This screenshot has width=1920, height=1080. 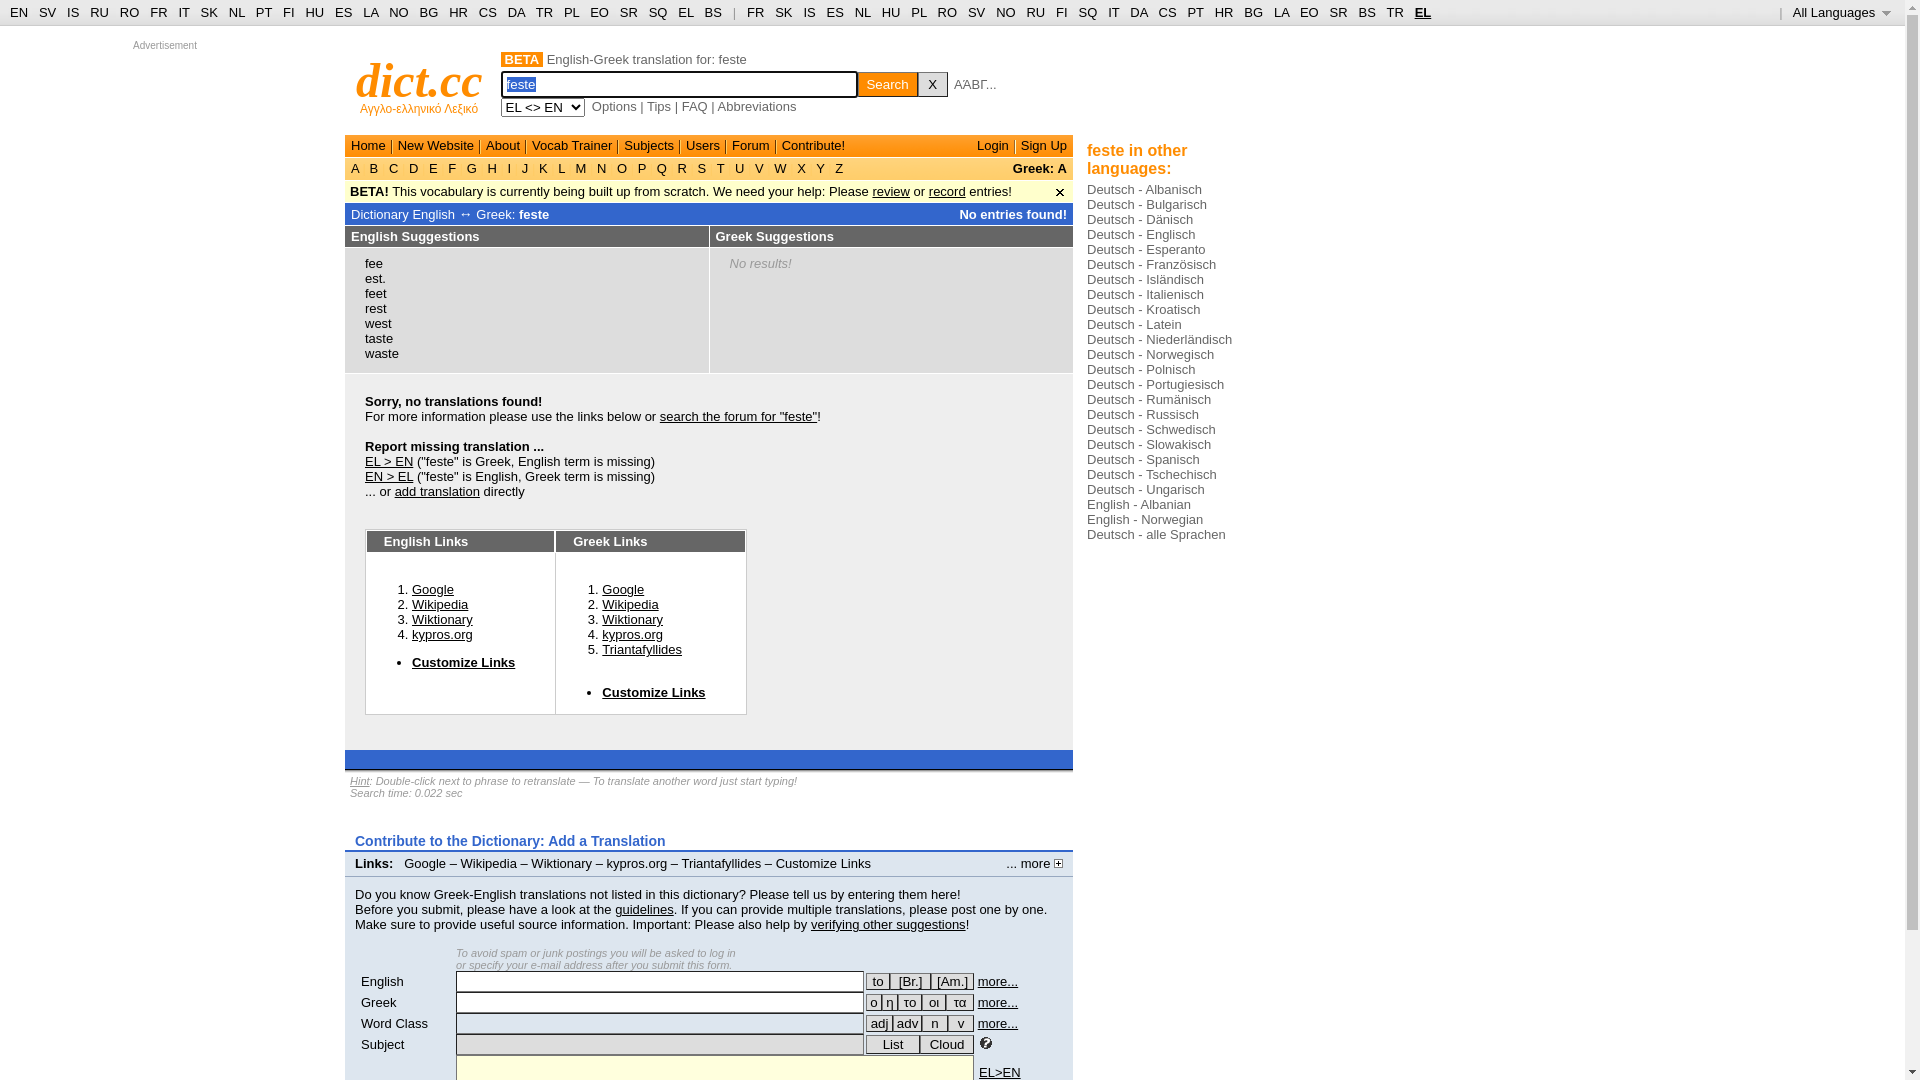 What do you see at coordinates (737, 415) in the screenshot?
I see `'search the forum for "feste"'` at bounding box center [737, 415].